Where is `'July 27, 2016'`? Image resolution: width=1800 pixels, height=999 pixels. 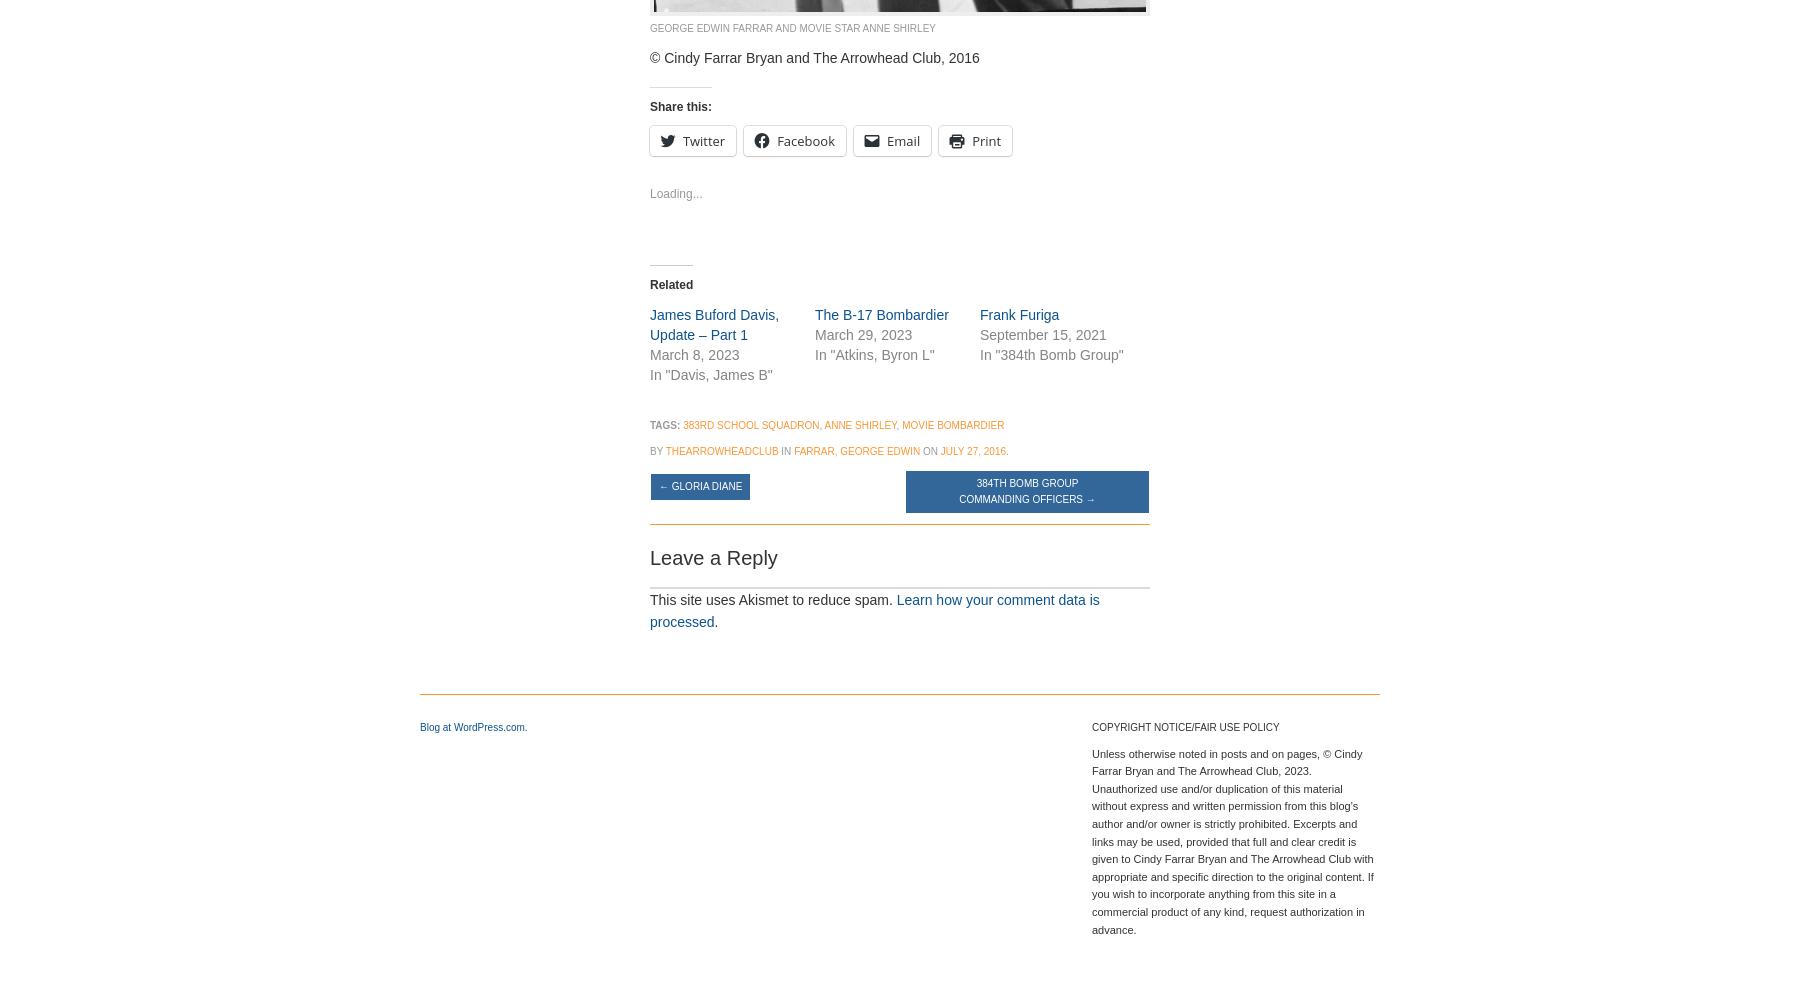 'July 27, 2016' is located at coordinates (972, 451).